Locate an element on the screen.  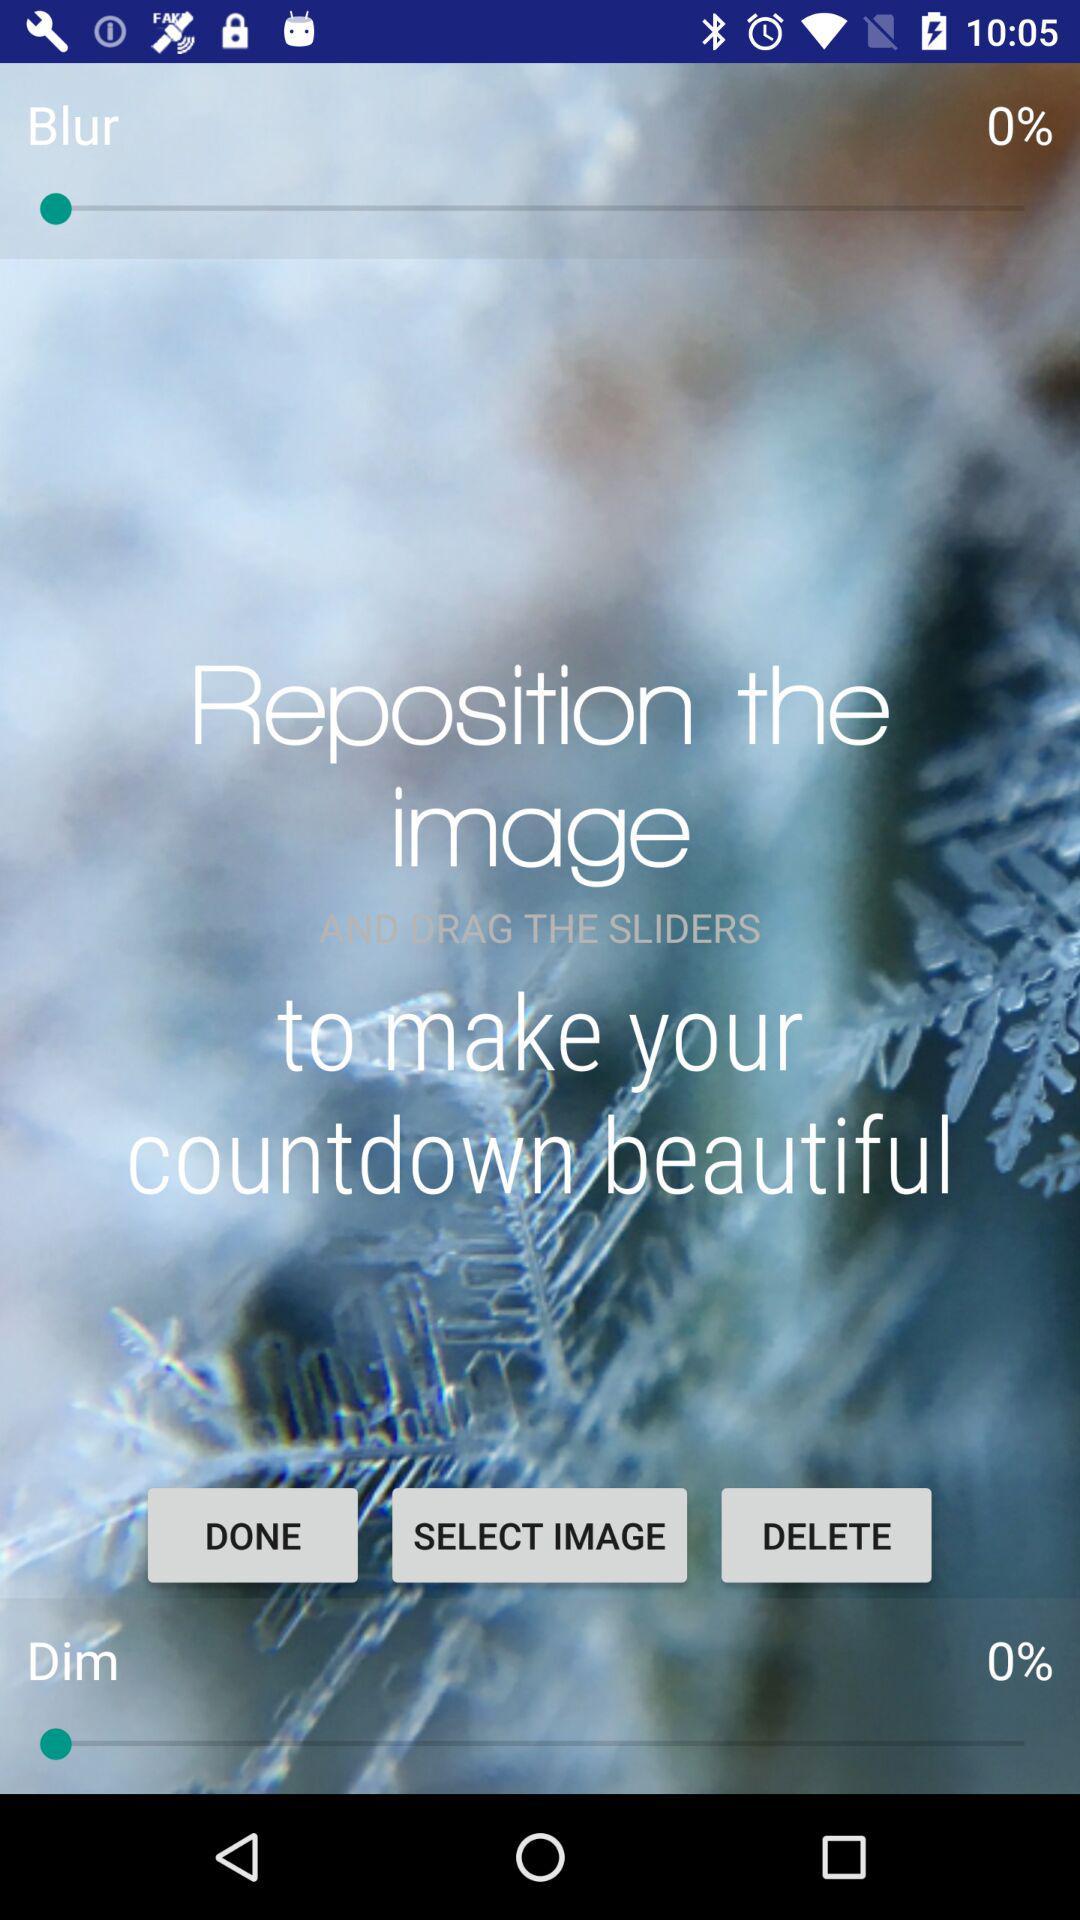
the done item is located at coordinates (251, 1534).